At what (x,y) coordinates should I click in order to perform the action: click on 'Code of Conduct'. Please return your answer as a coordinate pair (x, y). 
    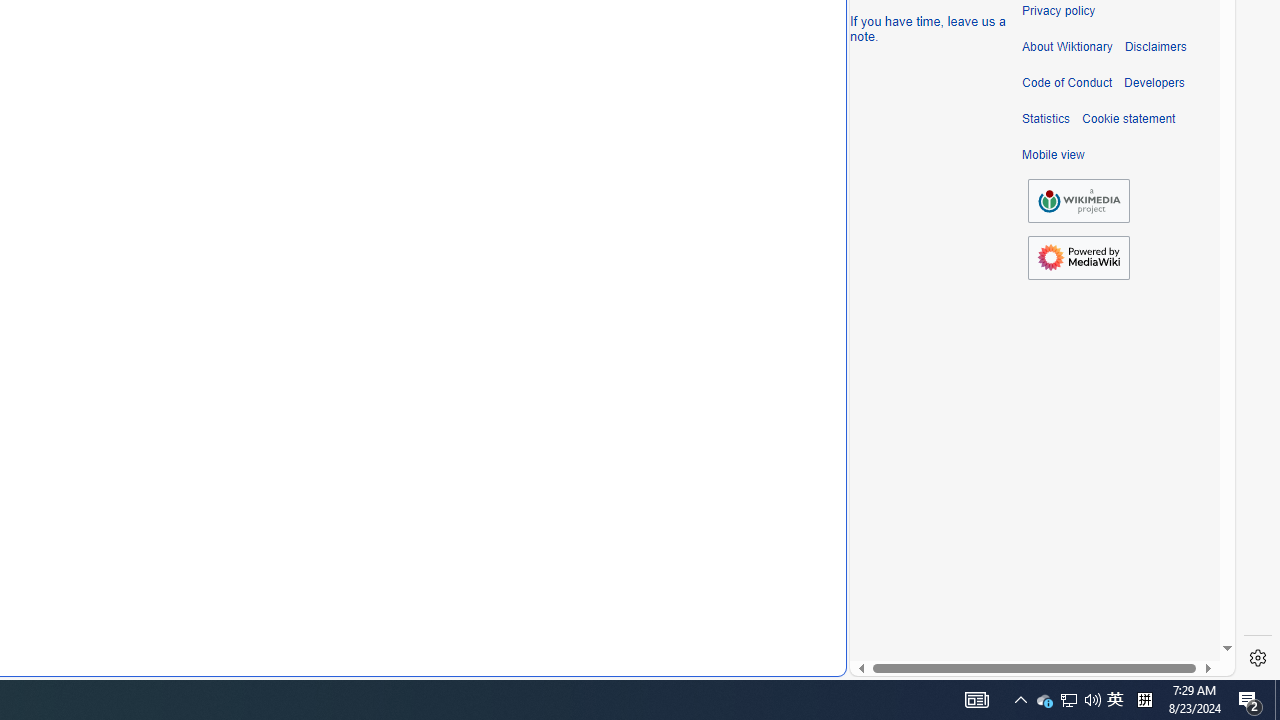
    Looking at the image, I should click on (1066, 82).